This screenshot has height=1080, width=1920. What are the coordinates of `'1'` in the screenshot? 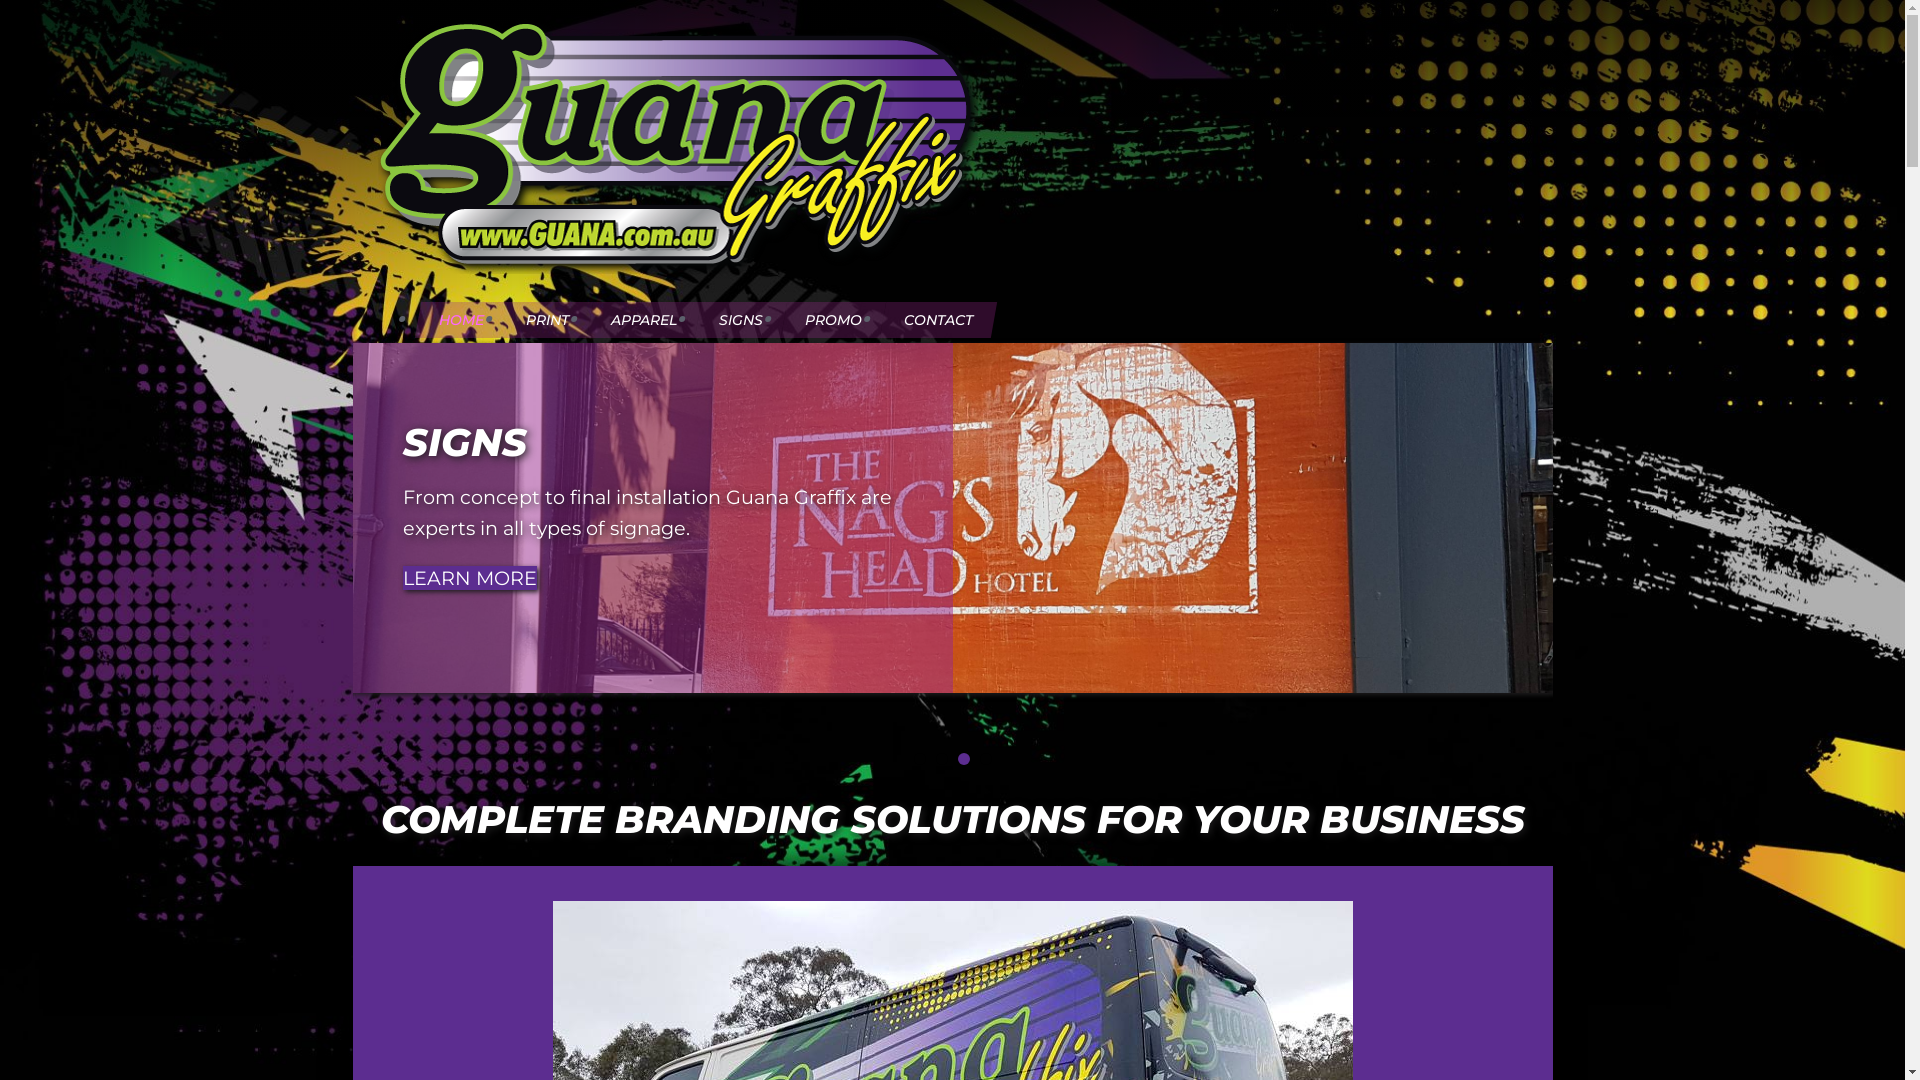 It's located at (919, 759).